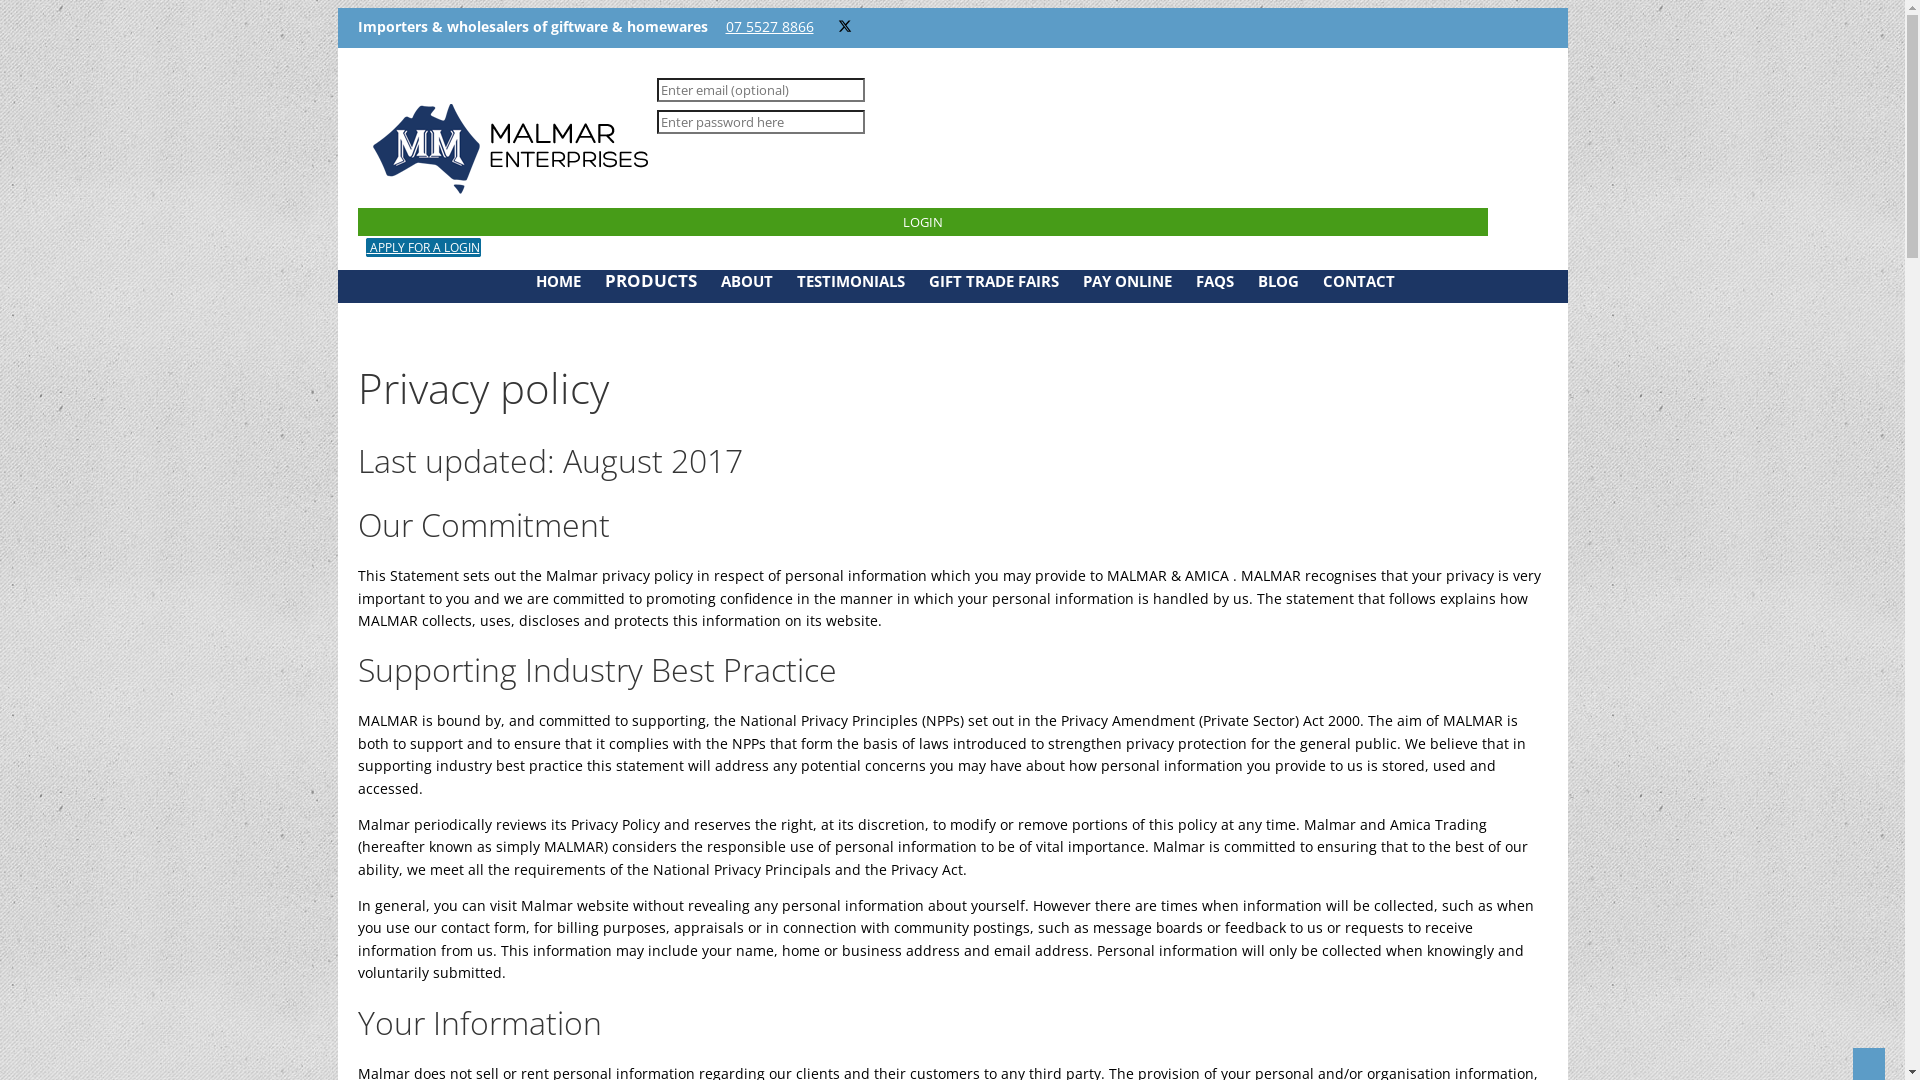  What do you see at coordinates (422, 246) in the screenshot?
I see `'APPLY FOR A LOGIN'` at bounding box center [422, 246].